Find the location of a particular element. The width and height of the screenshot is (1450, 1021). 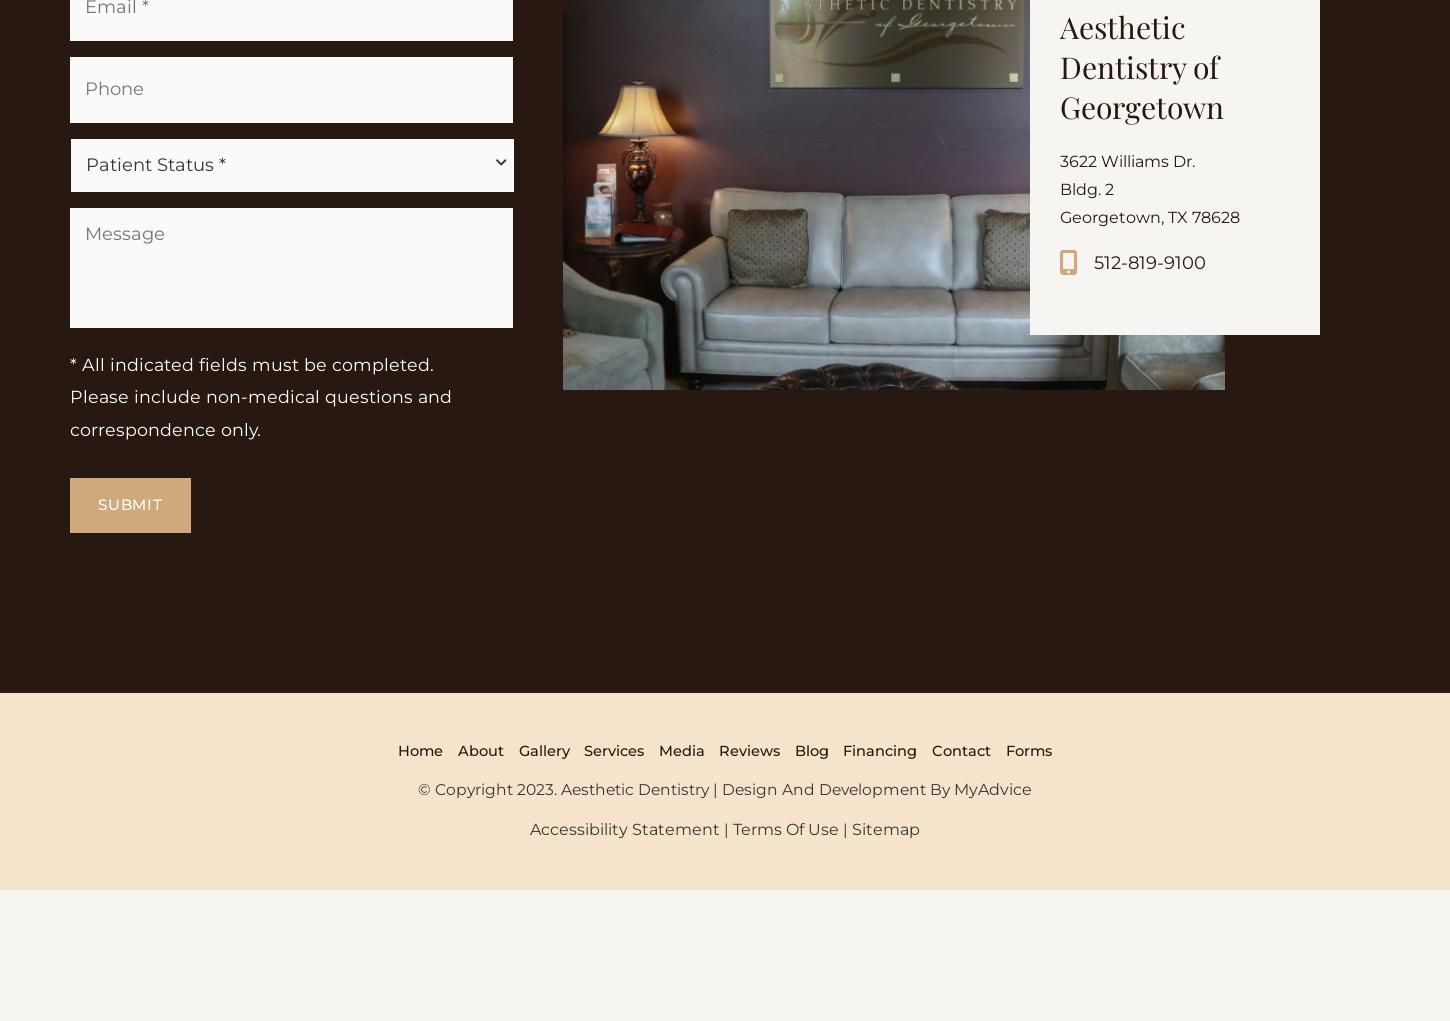

'Gallery' is located at coordinates (537, 886).